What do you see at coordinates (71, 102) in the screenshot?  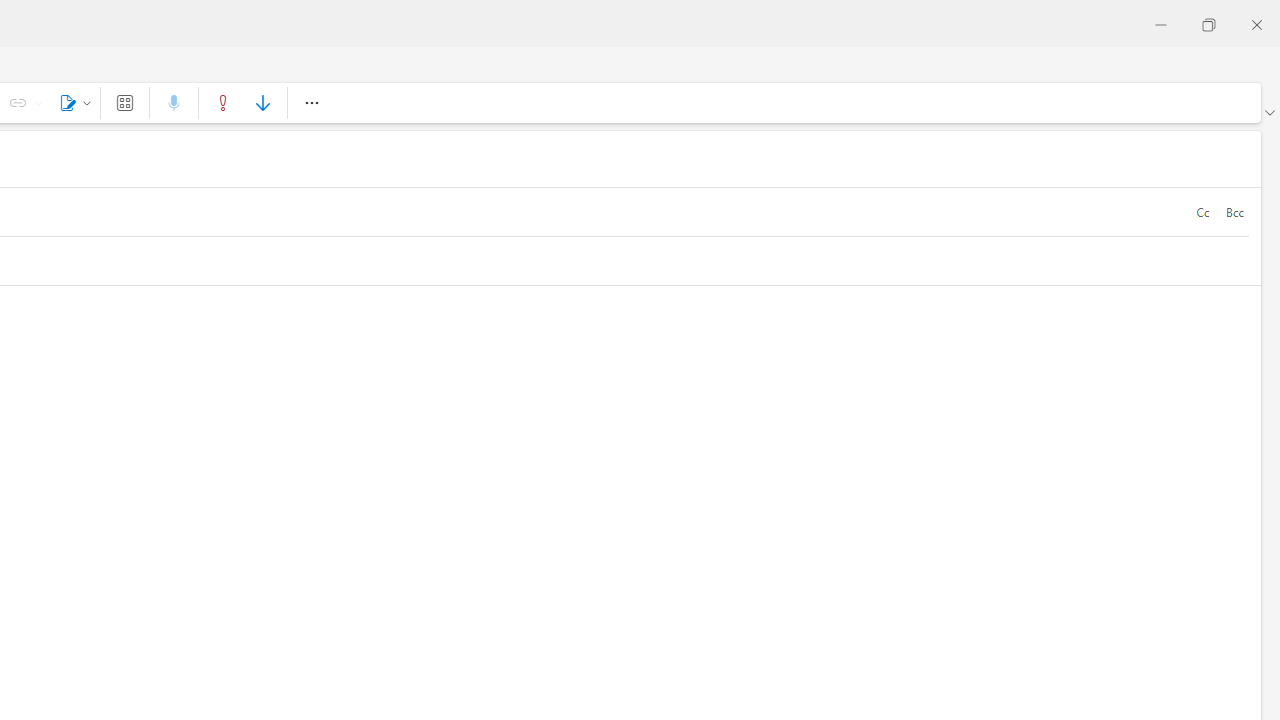 I see `'Signature'` at bounding box center [71, 102].